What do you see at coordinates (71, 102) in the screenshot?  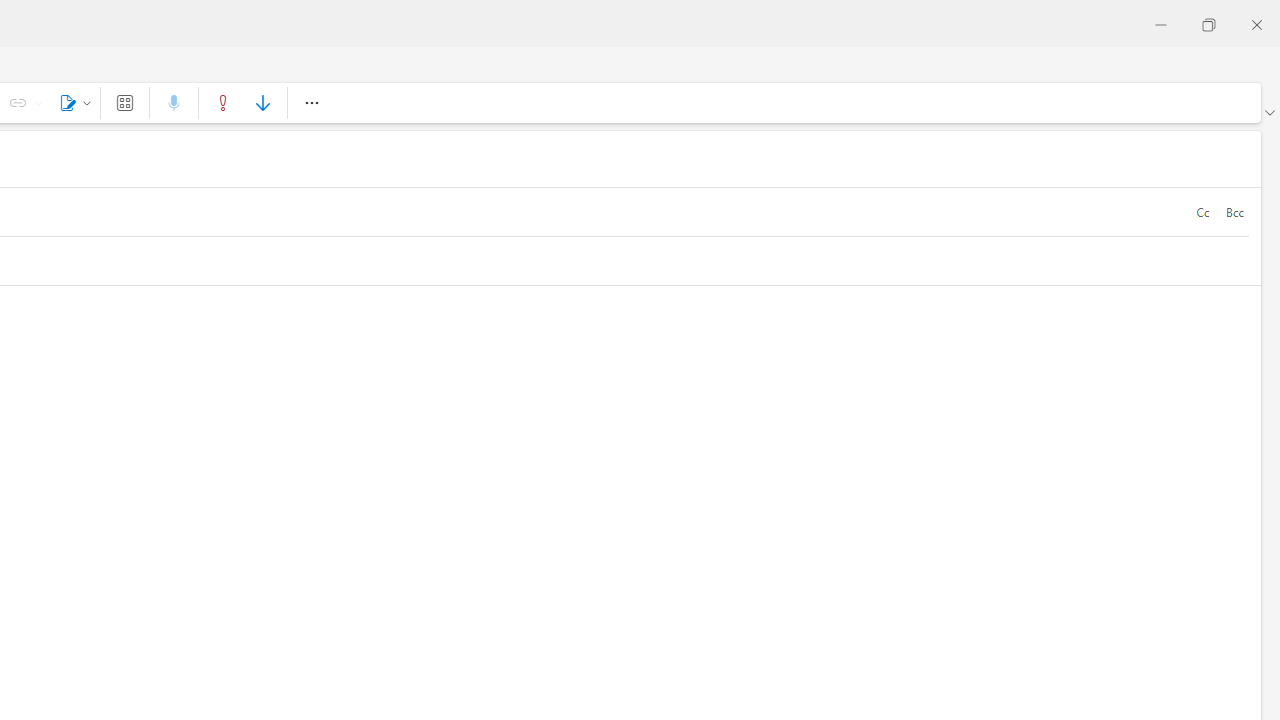 I see `'Signature'` at bounding box center [71, 102].